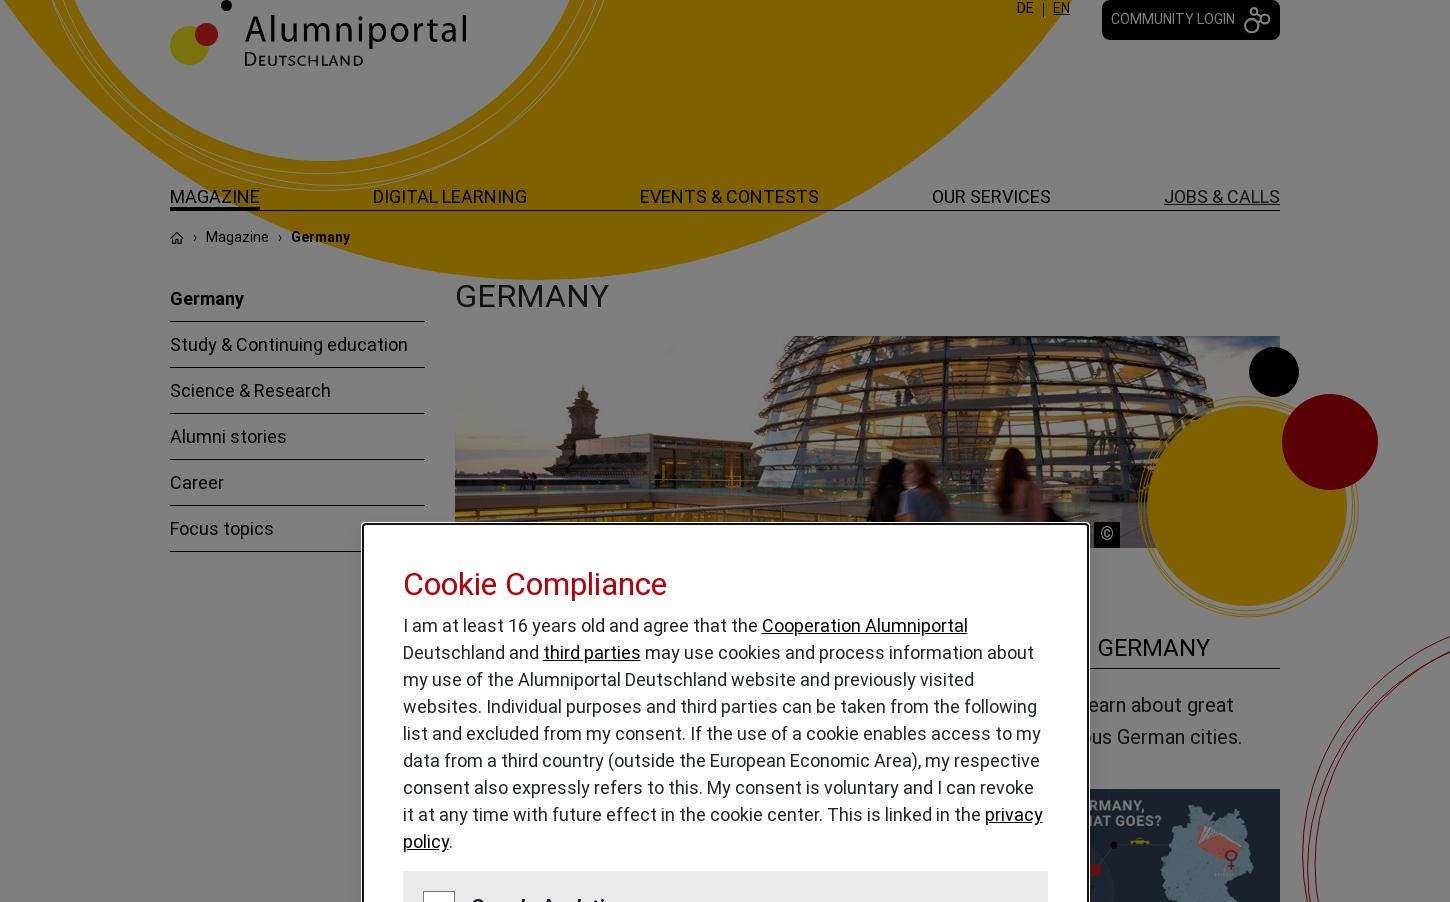 Image resolution: width=1450 pixels, height=902 pixels. Describe the element at coordinates (729, 195) in the screenshot. I see `'Events & contests'` at that location.